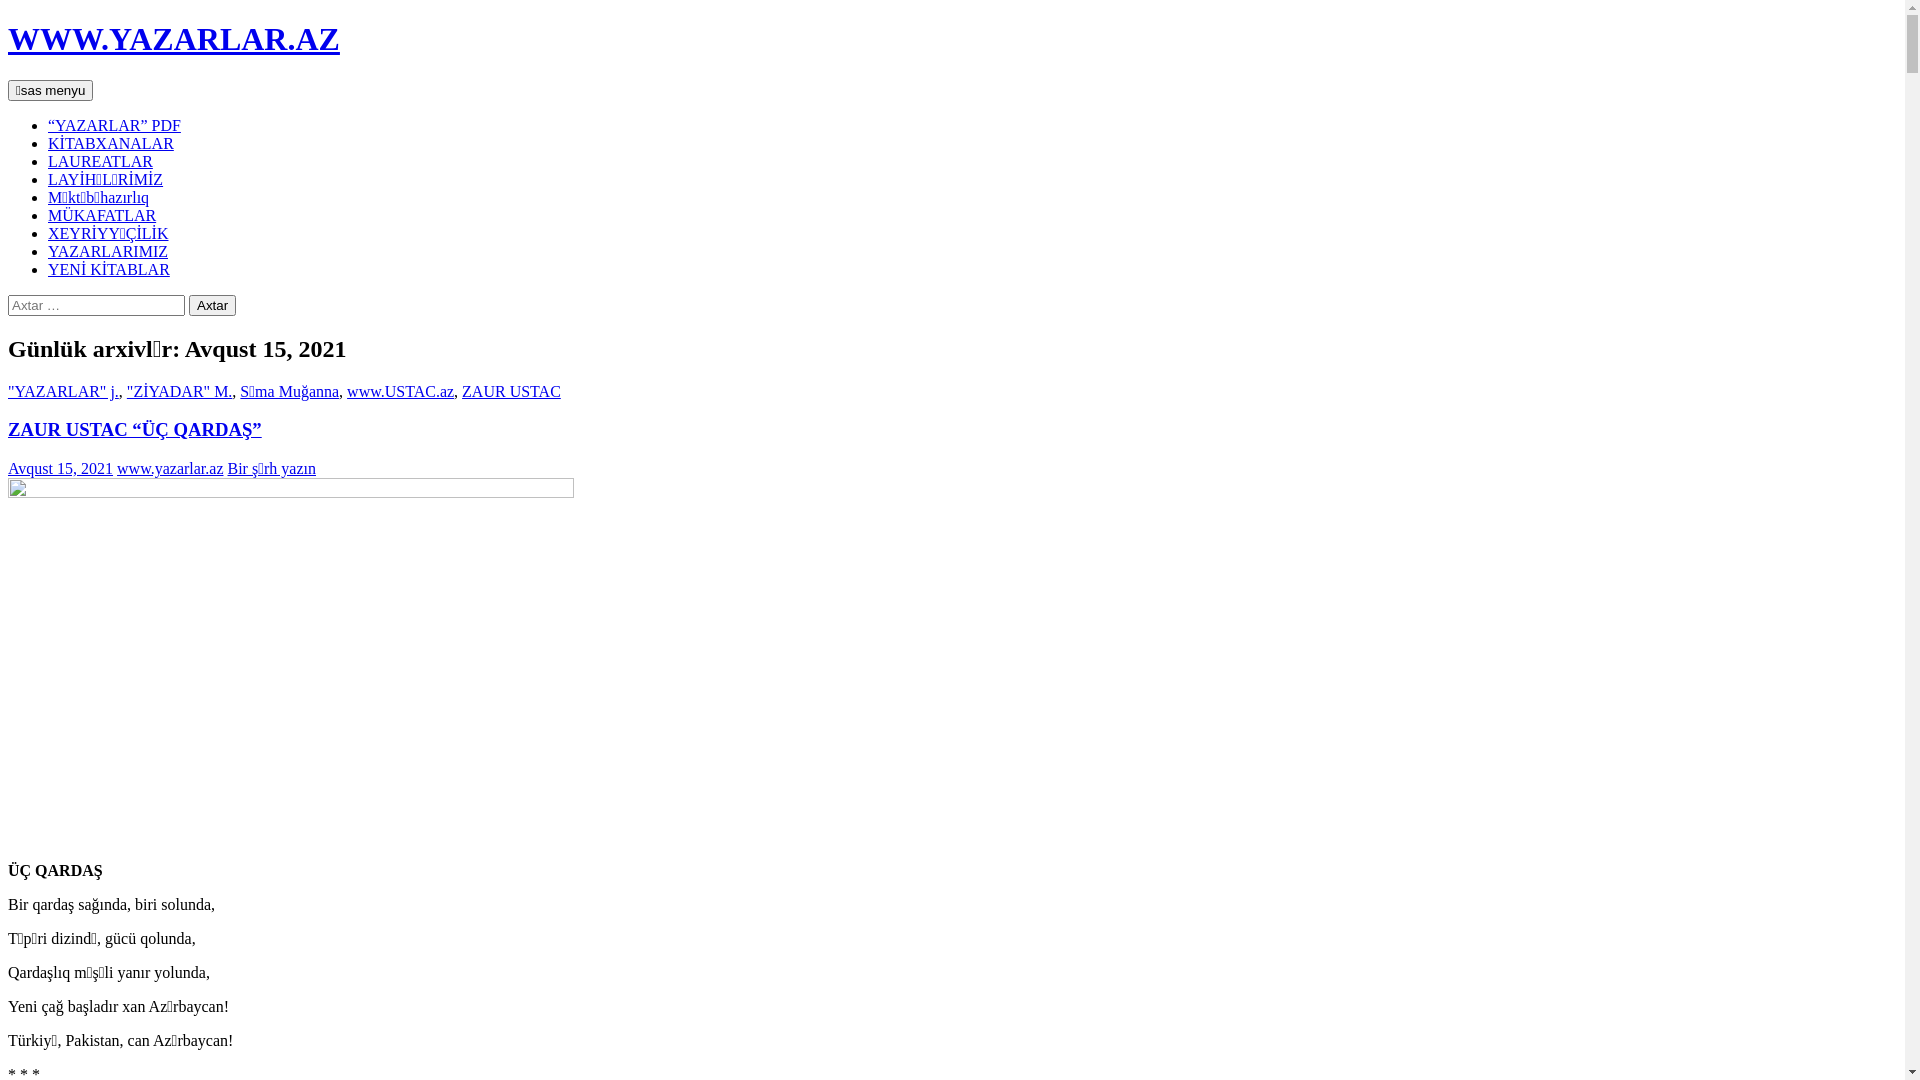 This screenshot has height=1080, width=1920. Describe the element at coordinates (212, 305) in the screenshot. I see `'Axtar'` at that location.